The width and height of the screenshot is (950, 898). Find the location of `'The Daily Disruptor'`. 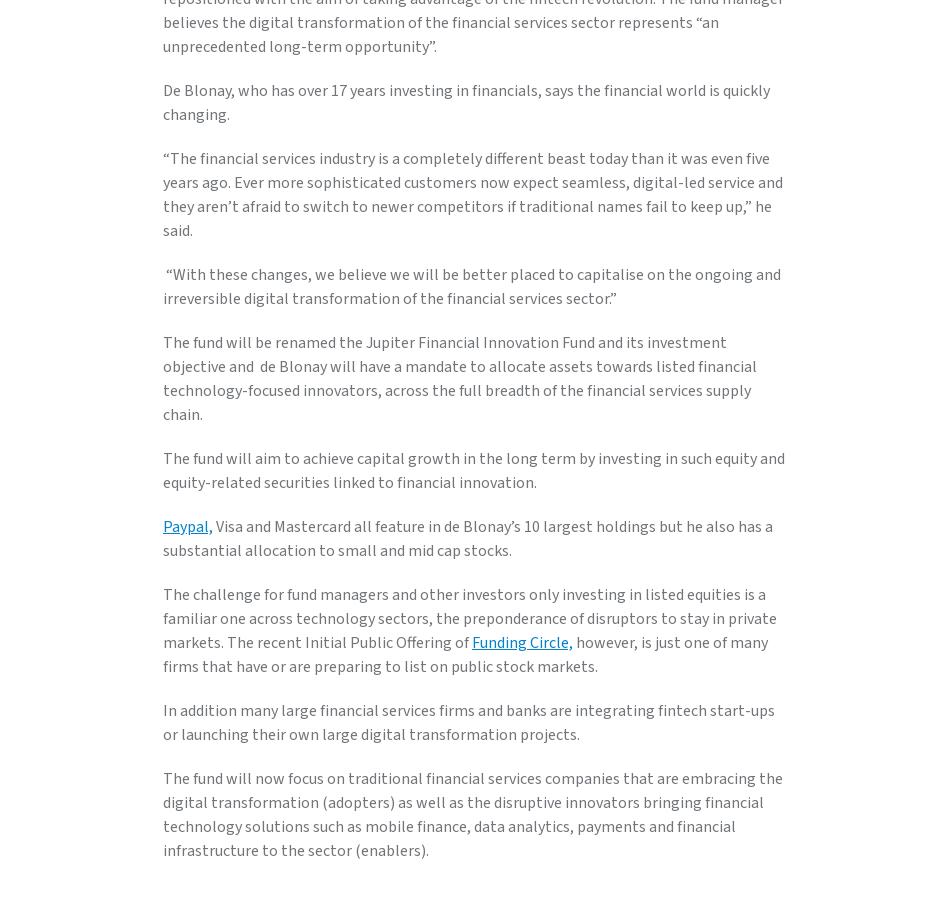

'The Daily Disruptor' is located at coordinates (214, 407).